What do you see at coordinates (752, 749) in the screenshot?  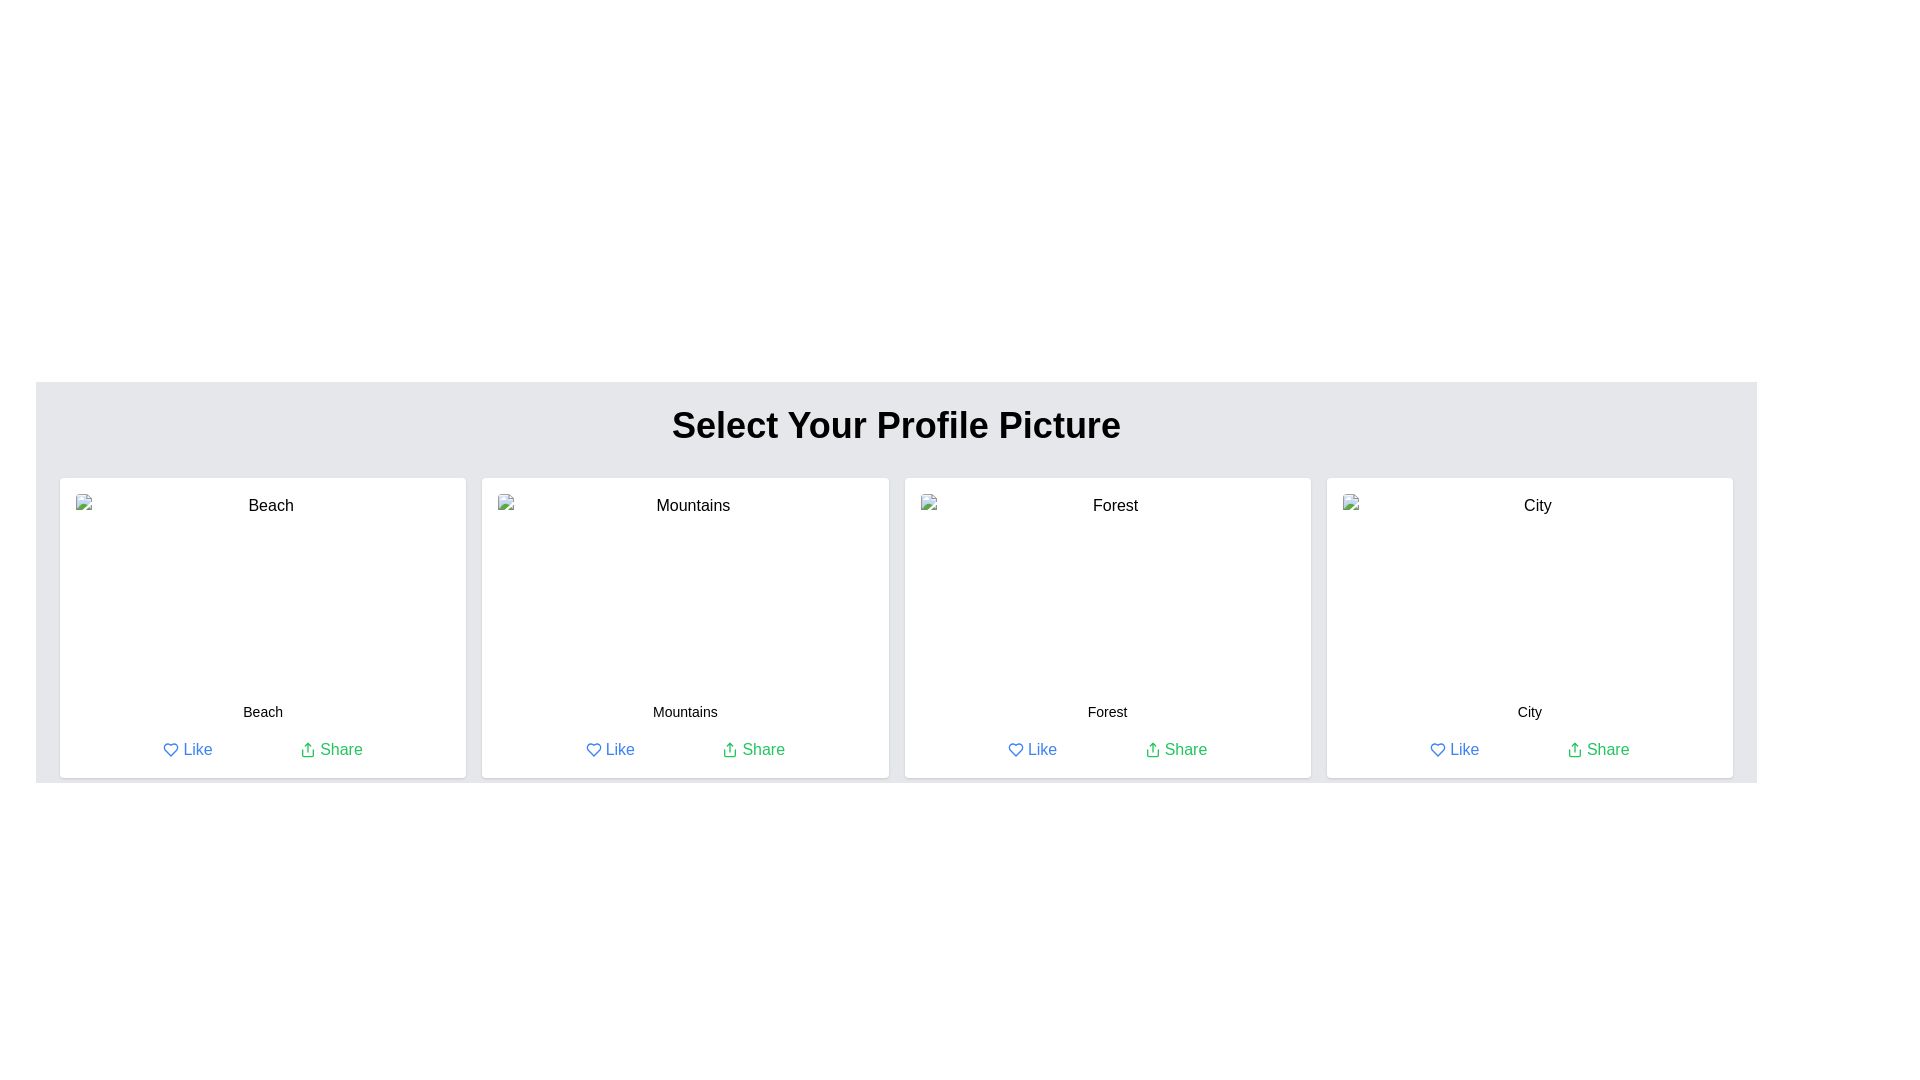 I see `the 'Share' button located to the right of the 'Like' button under the 'Mountains' profile picture to share content` at bounding box center [752, 749].